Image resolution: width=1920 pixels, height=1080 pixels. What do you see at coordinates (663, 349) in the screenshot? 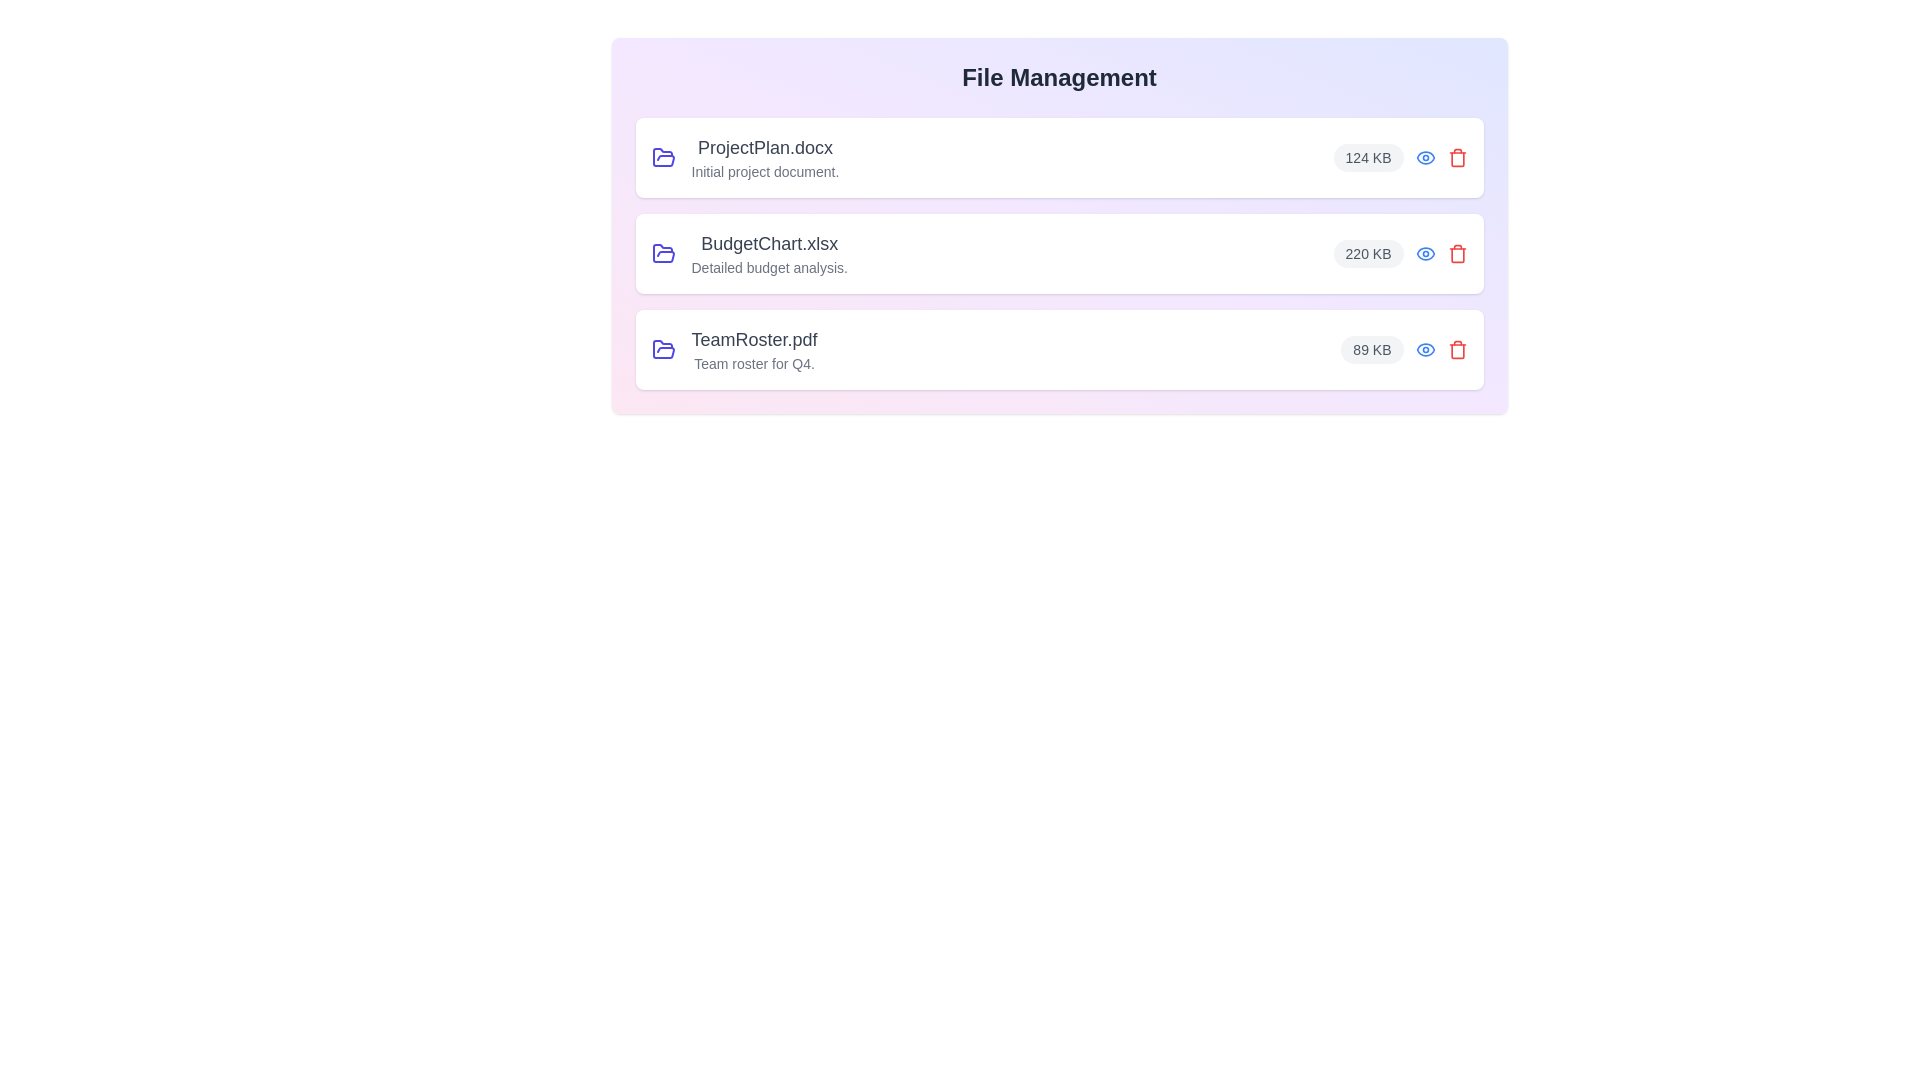
I see `the folder icon corresponding to the file TeamRoster.pdf` at bounding box center [663, 349].